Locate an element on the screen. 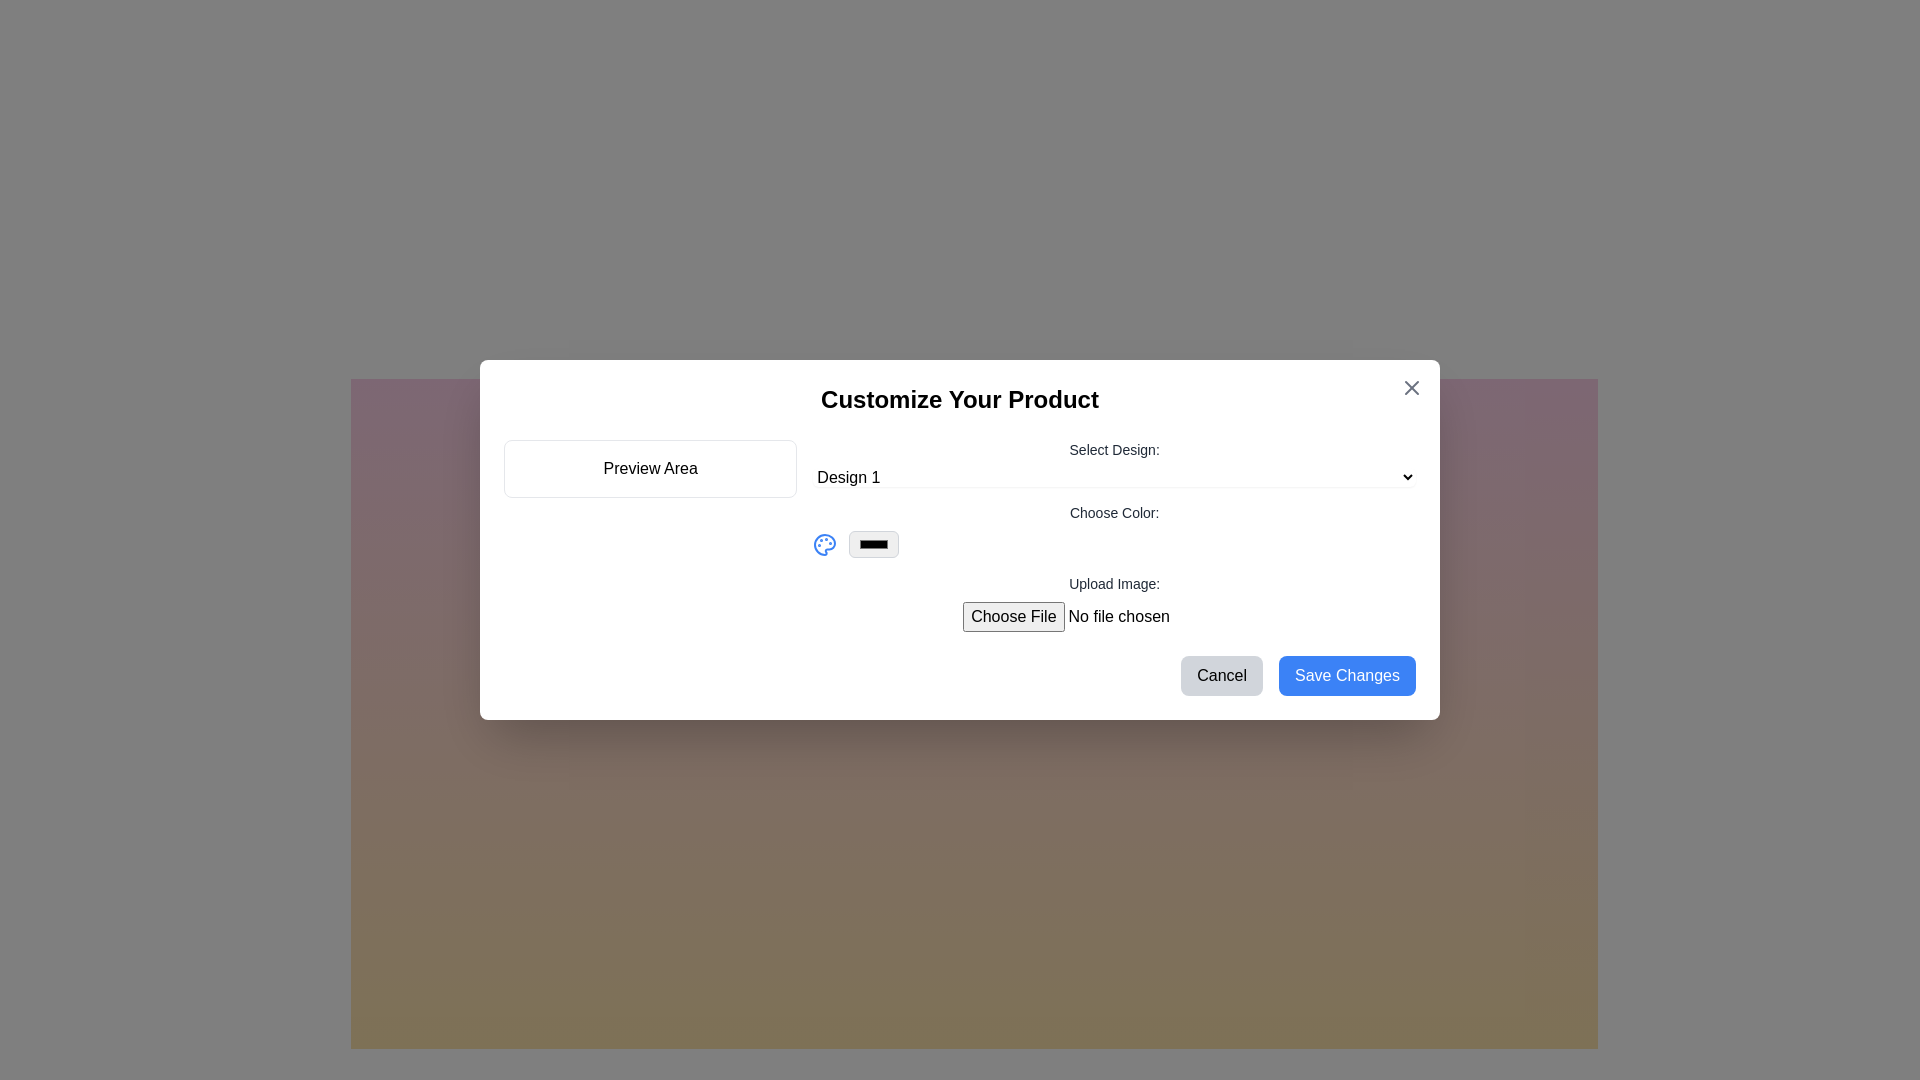 Image resolution: width=1920 pixels, height=1080 pixels. the confirmation button located at the bottom-right of the dialog interface to confirm changes is located at coordinates (1347, 675).